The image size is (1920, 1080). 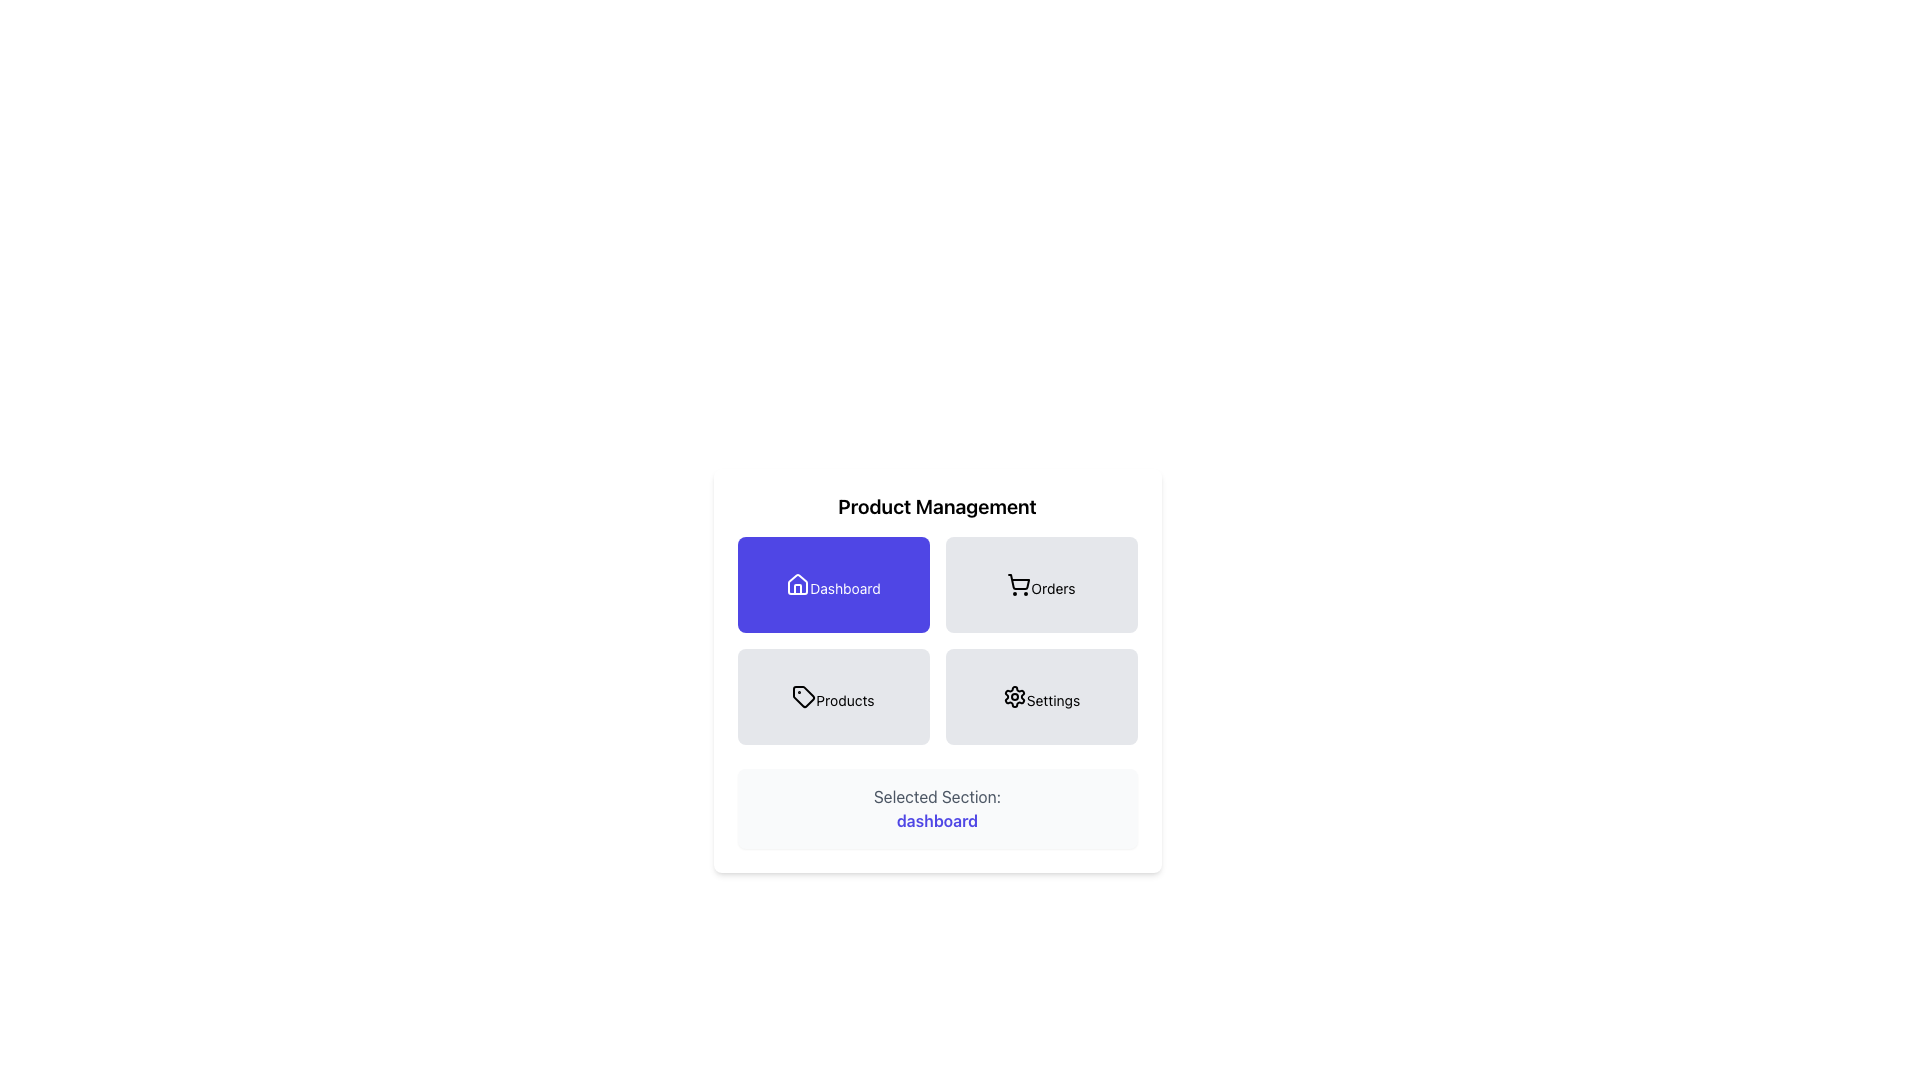 What do you see at coordinates (804, 696) in the screenshot?
I see `the tag icon located in the lower-left corner of the 'Products' button, which is part of a grid of buttons beneath the active 'Dashboard' button` at bounding box center [804, 696].